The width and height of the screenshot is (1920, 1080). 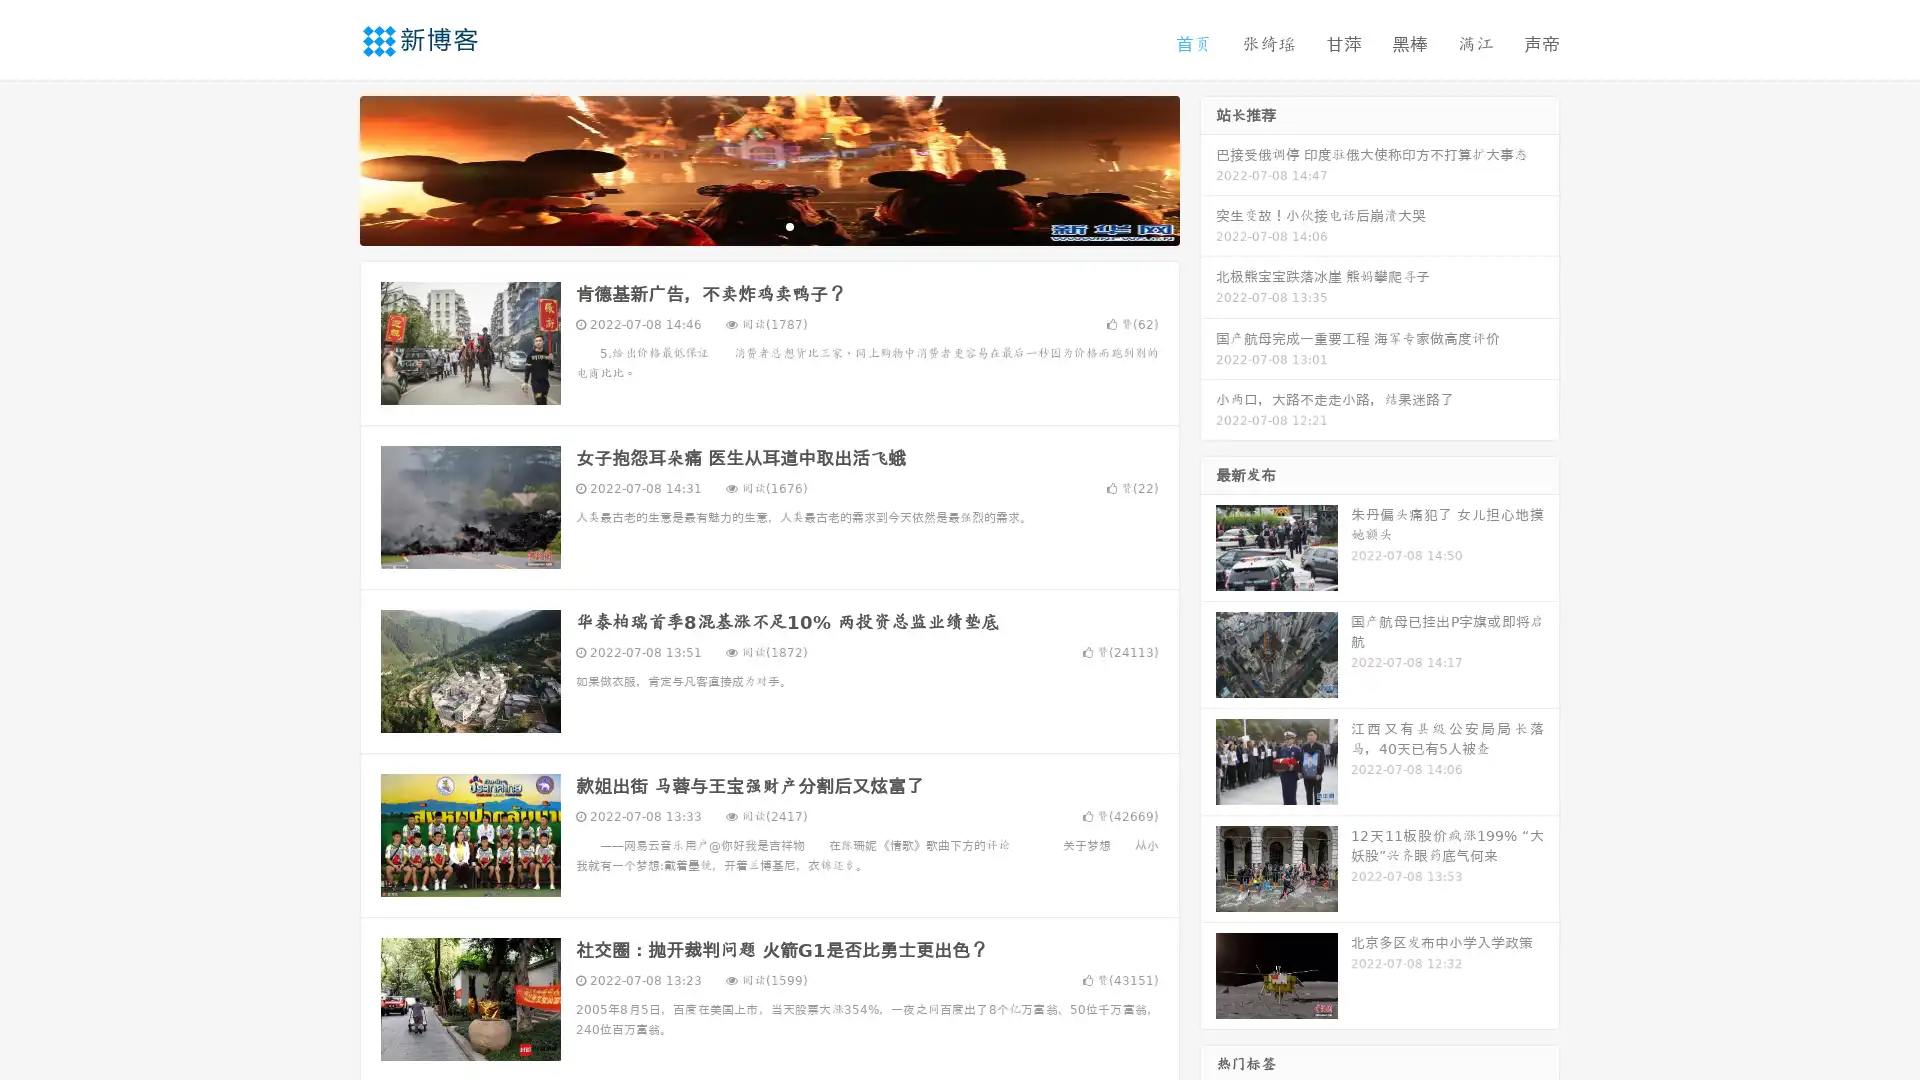 I want to click on Previous slide, so click(x=330, y=168).